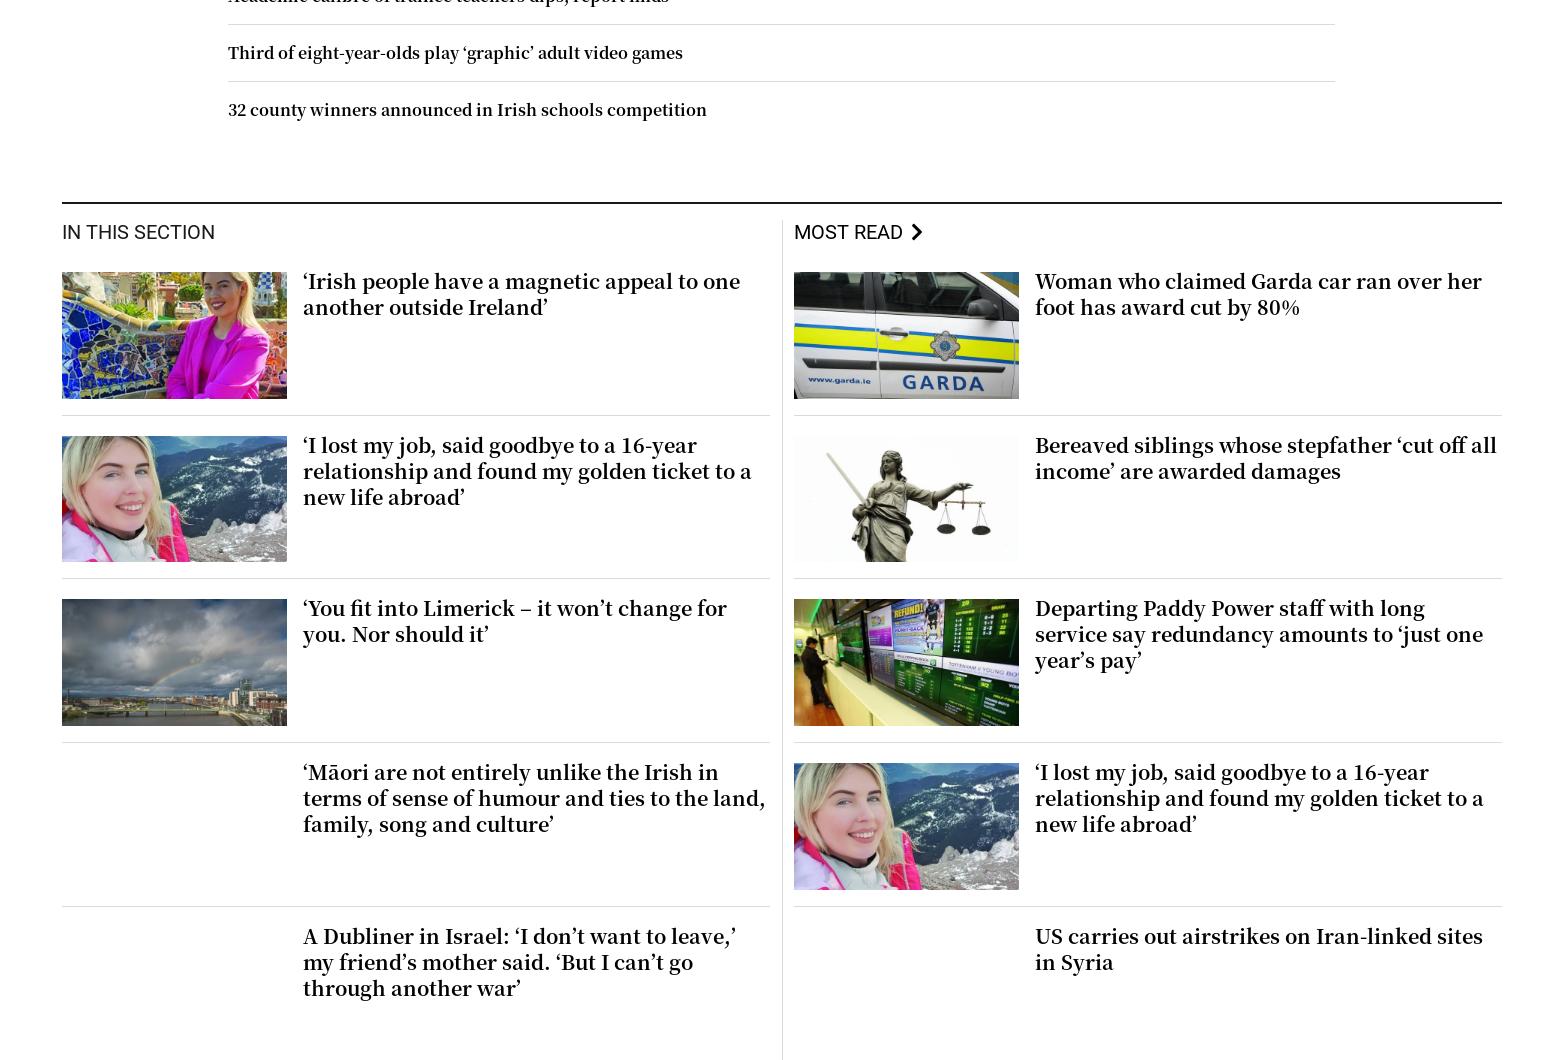 This screenshot has width=1563, height=1060. Describe the element at coordinates (1258, 947) in the screenshot. I see `'US carries out airstrikes on Iran-linked sites in Syria'` at that location.